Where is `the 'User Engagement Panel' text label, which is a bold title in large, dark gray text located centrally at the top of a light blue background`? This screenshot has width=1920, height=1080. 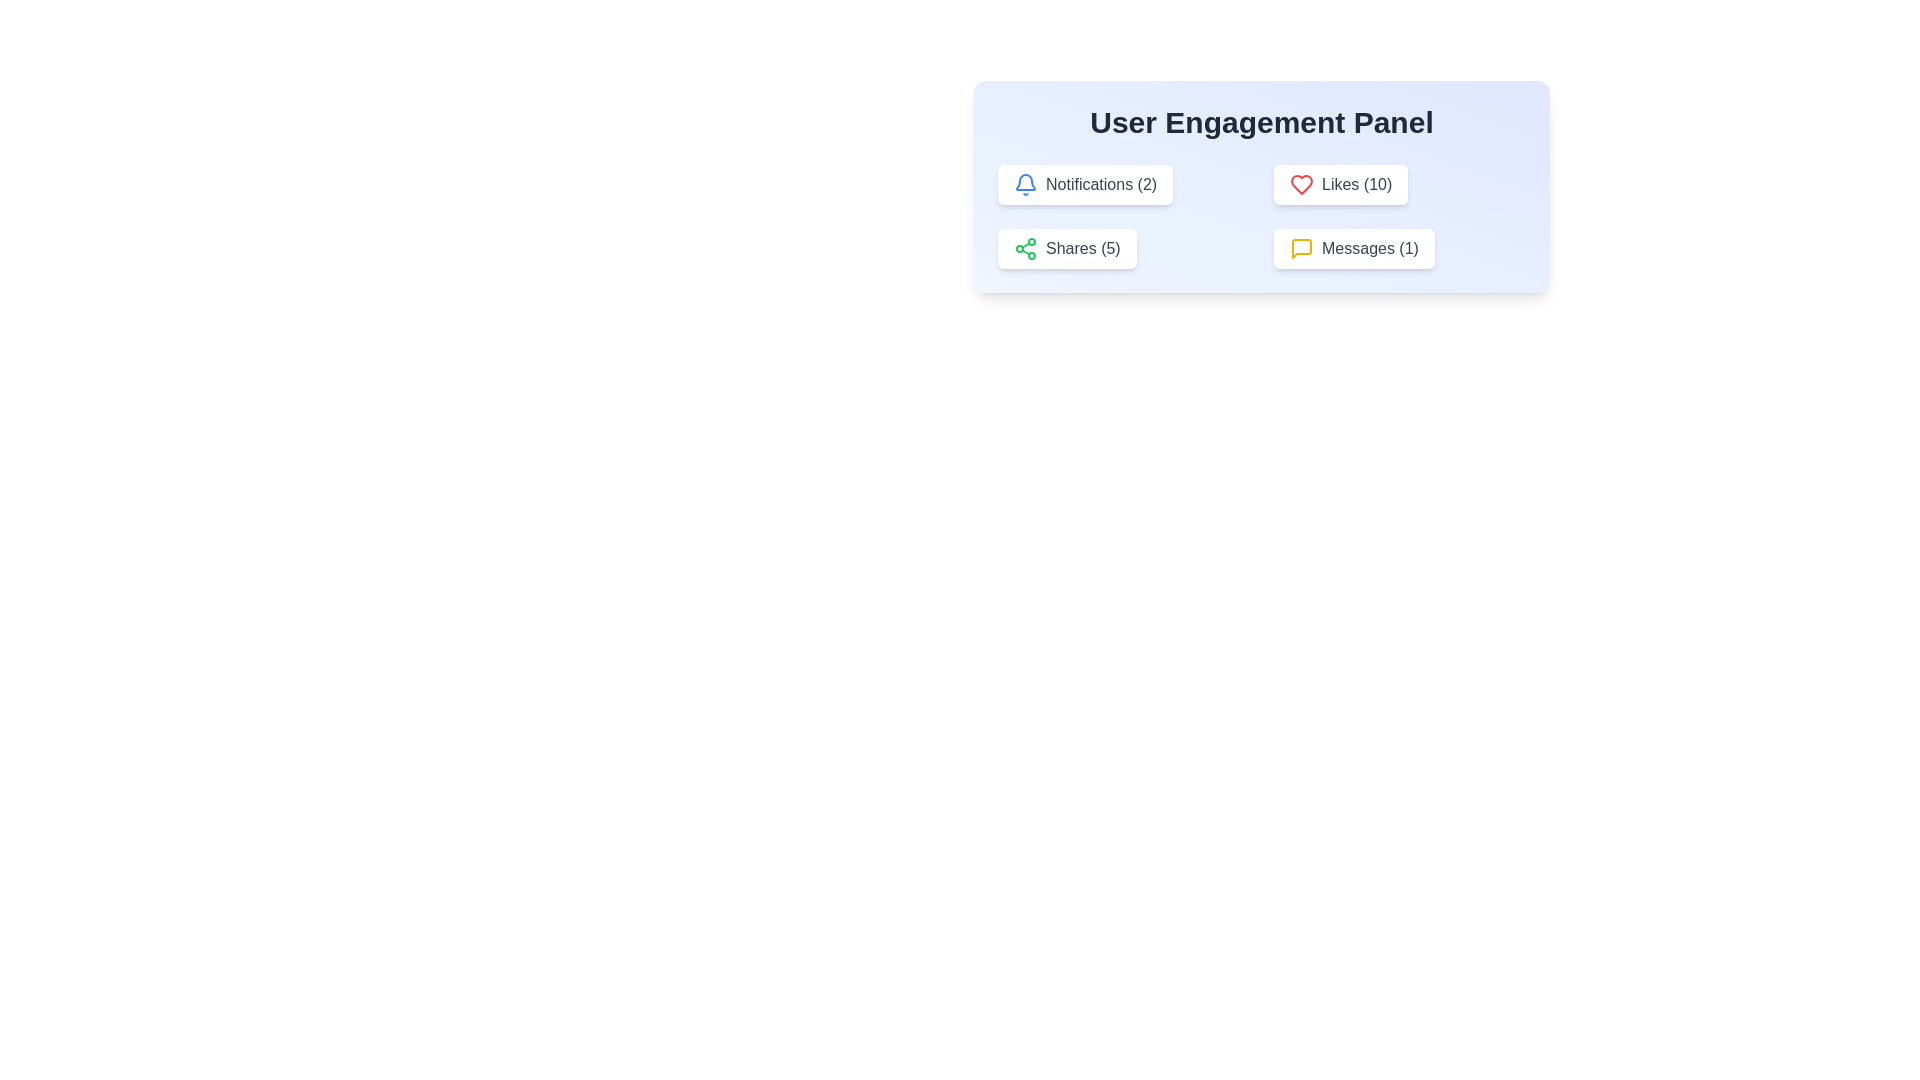
the 'User Engagement Panel' text label, which is a bold title in large, dark gray text located centrally at the top of a light blue background is located at coordinates (1261, 123).